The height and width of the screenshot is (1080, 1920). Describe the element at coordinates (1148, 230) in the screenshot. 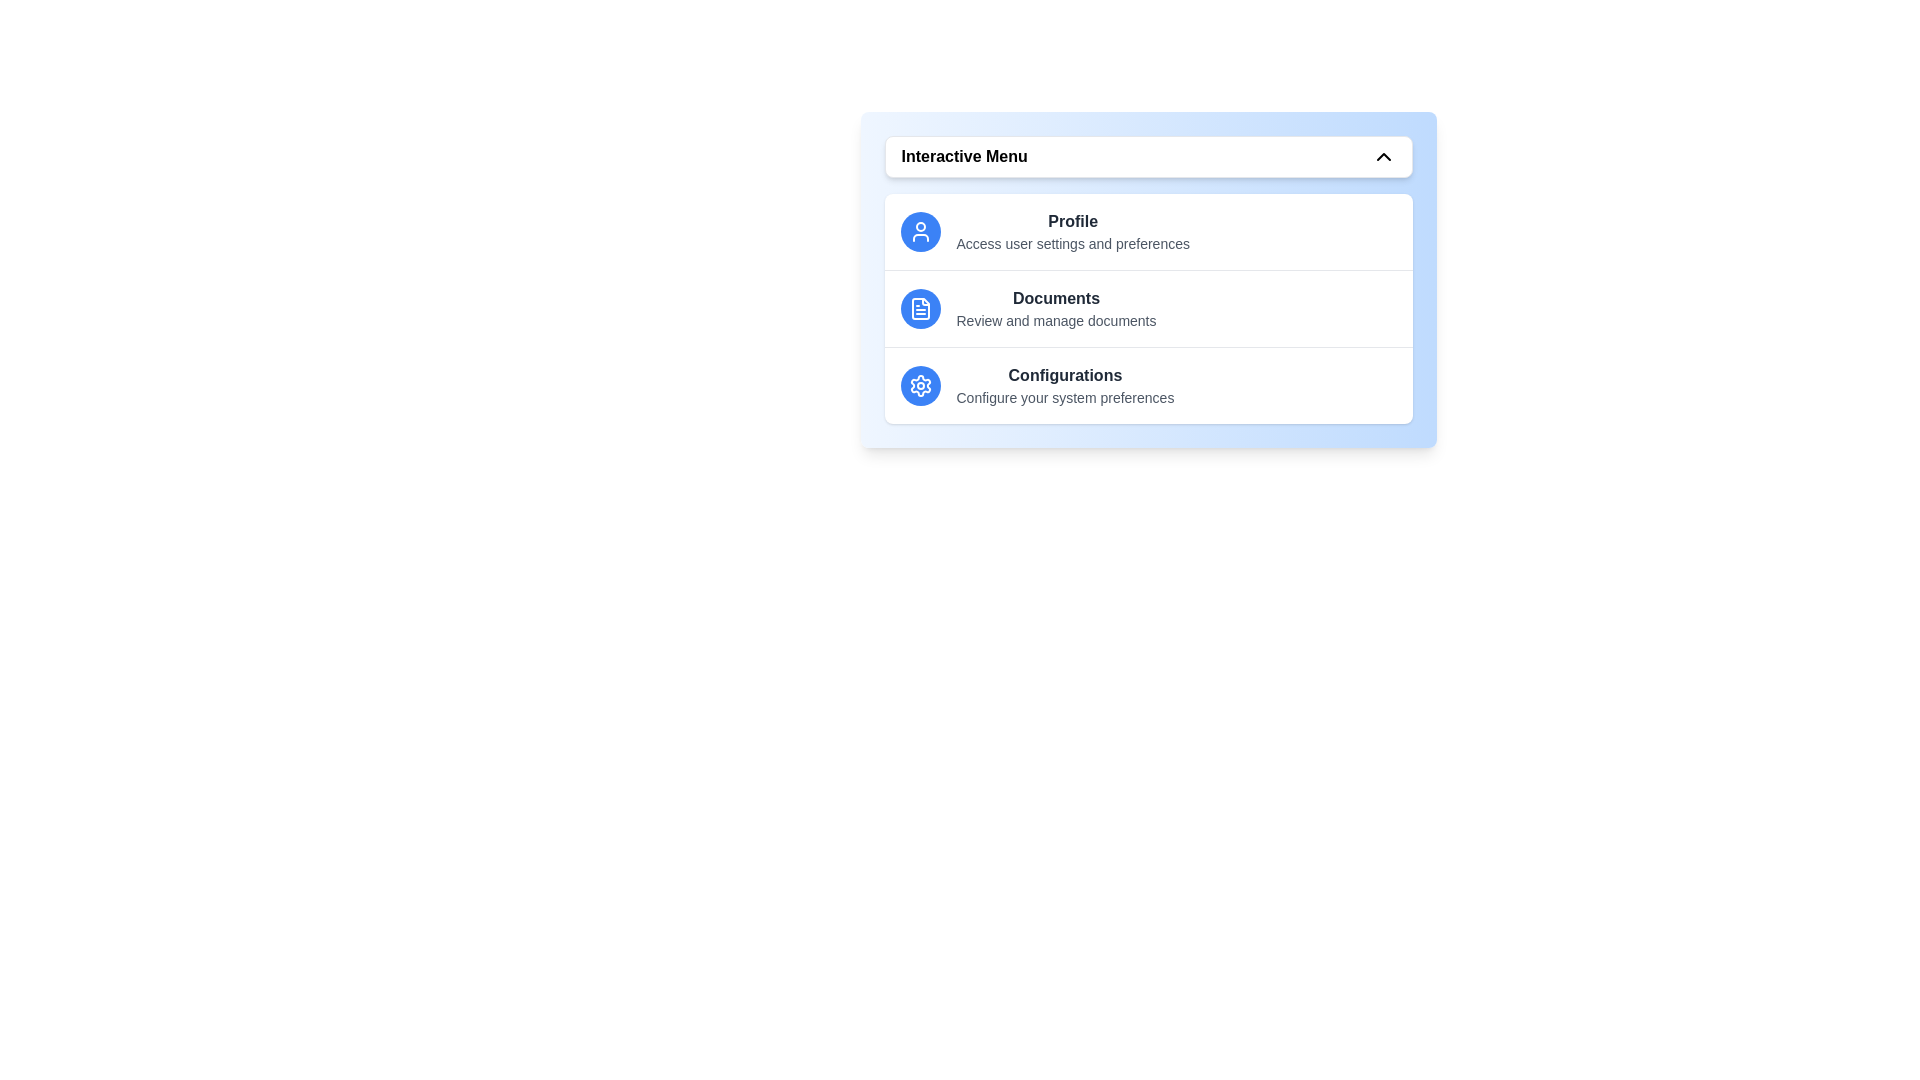

I see `the menu item Profile by clicking on it` at that location.